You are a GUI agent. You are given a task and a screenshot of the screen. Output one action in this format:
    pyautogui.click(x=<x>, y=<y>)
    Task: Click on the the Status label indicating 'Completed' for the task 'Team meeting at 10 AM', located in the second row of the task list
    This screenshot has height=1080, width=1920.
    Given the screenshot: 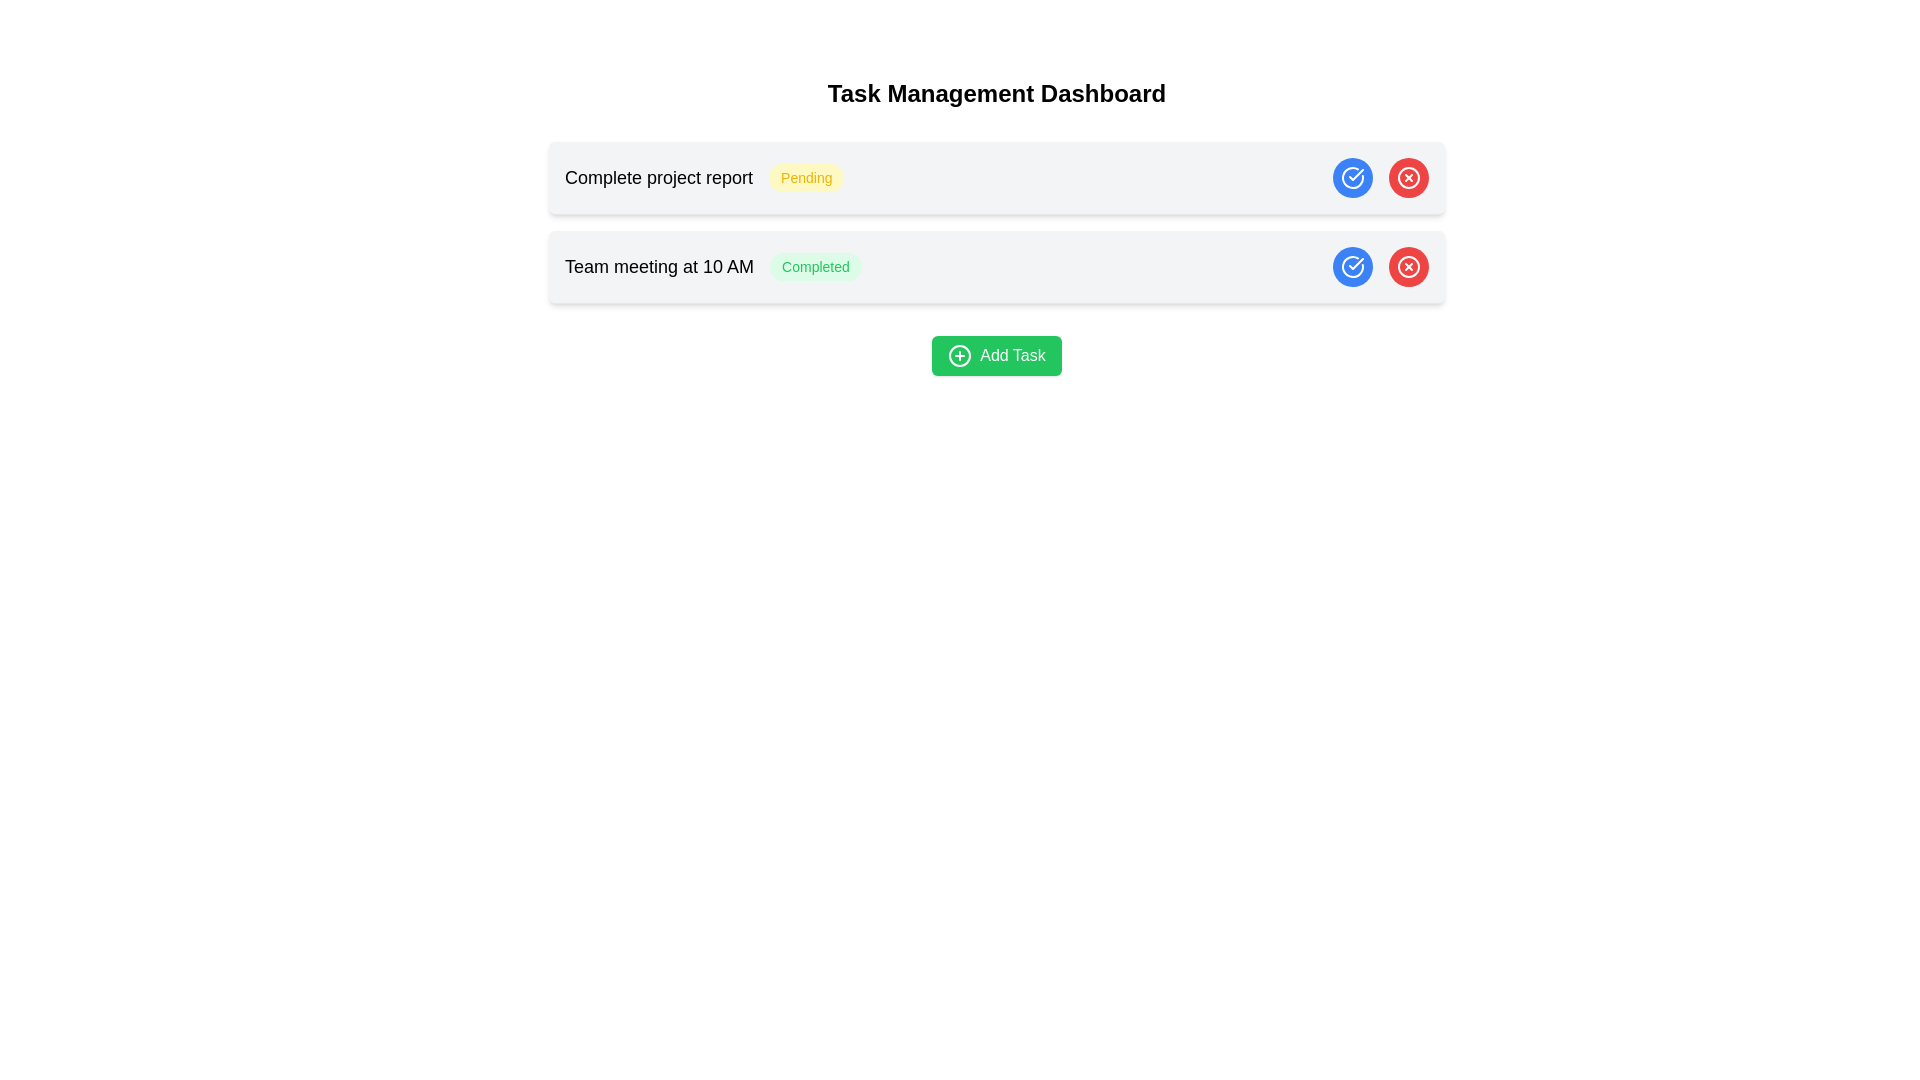 What is the action you would take?
    pyautogui.click(x=816, y=265)
    